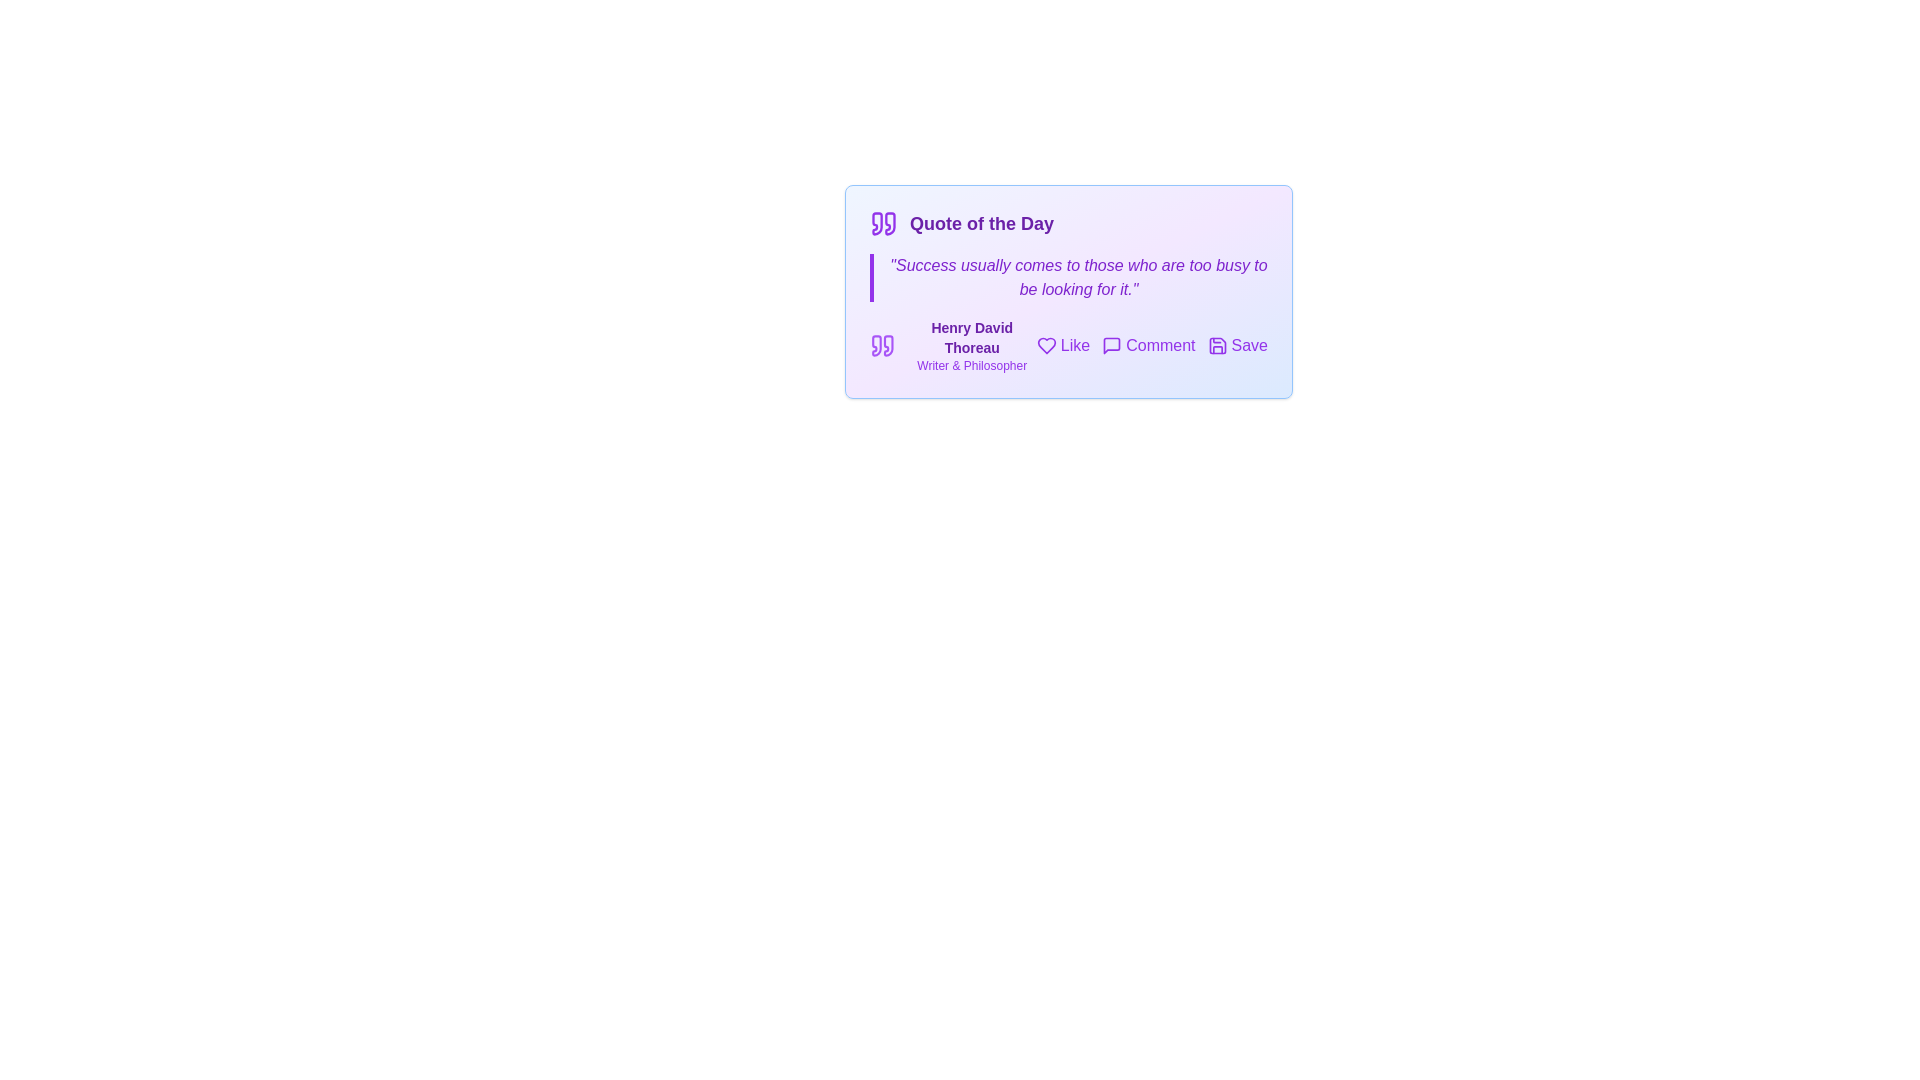  I want to click on the purple quotation mark icon, which is located on the left side of the 'Henry David Thoreau, Writer & Philosopher' text block, so click(881, 345).